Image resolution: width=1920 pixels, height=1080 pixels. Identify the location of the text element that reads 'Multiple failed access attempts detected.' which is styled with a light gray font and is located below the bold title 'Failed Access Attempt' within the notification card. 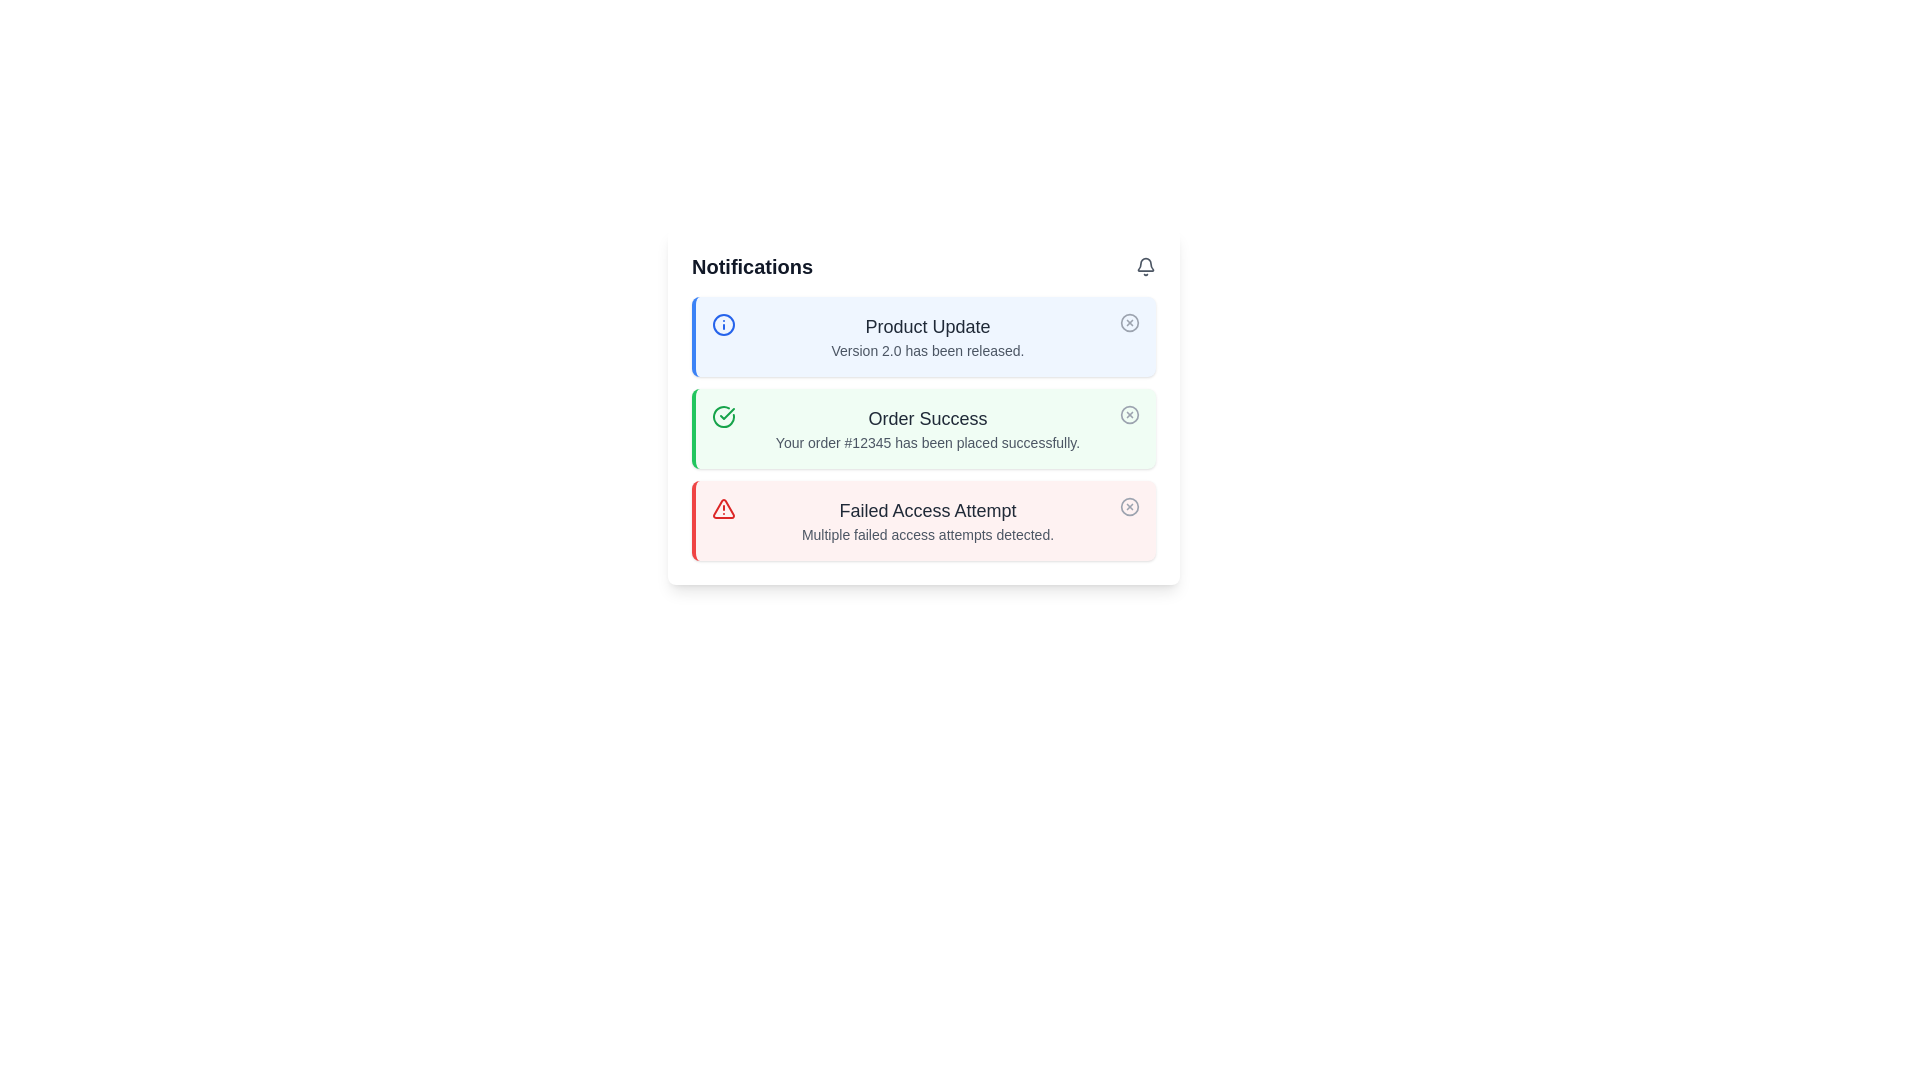
(926, 534).